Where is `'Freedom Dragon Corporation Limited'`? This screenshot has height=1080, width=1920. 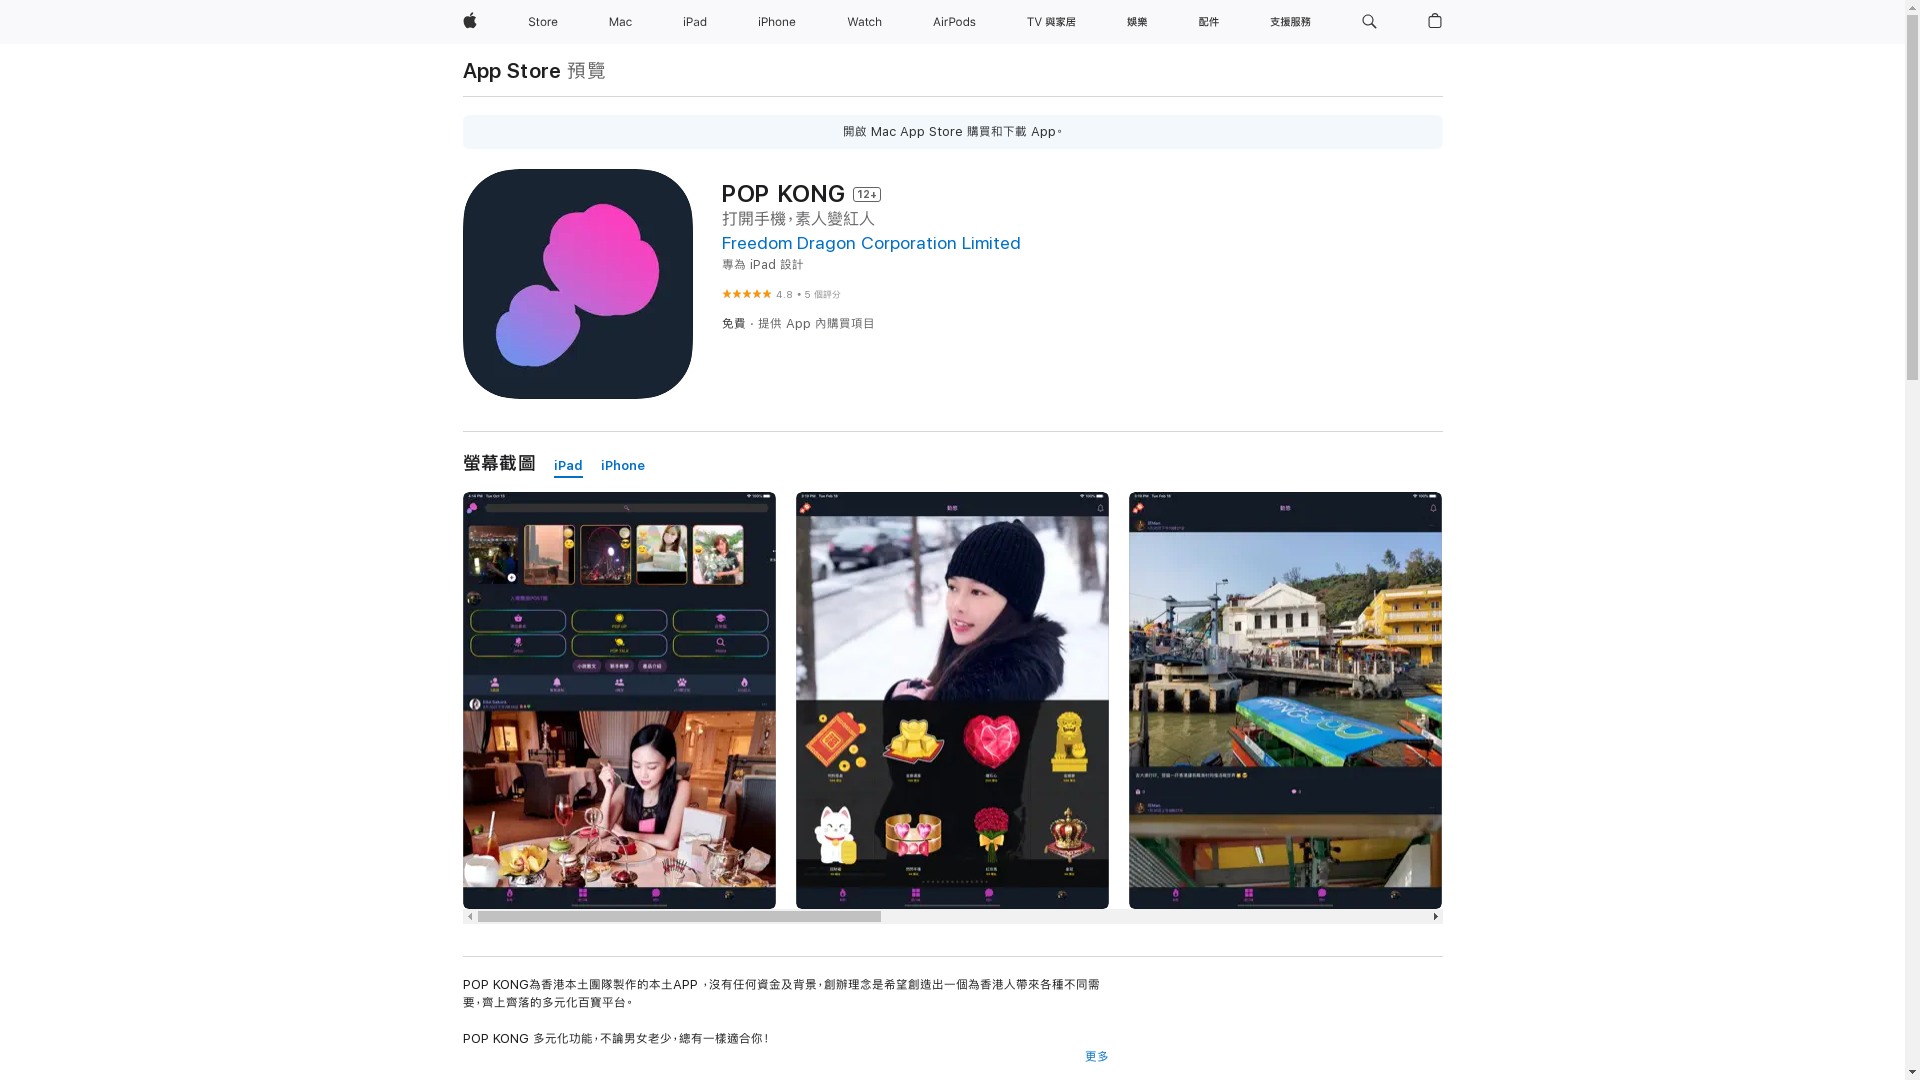 'Freedom Dragon Corporation Limited' is located at coordinates (871, 242).